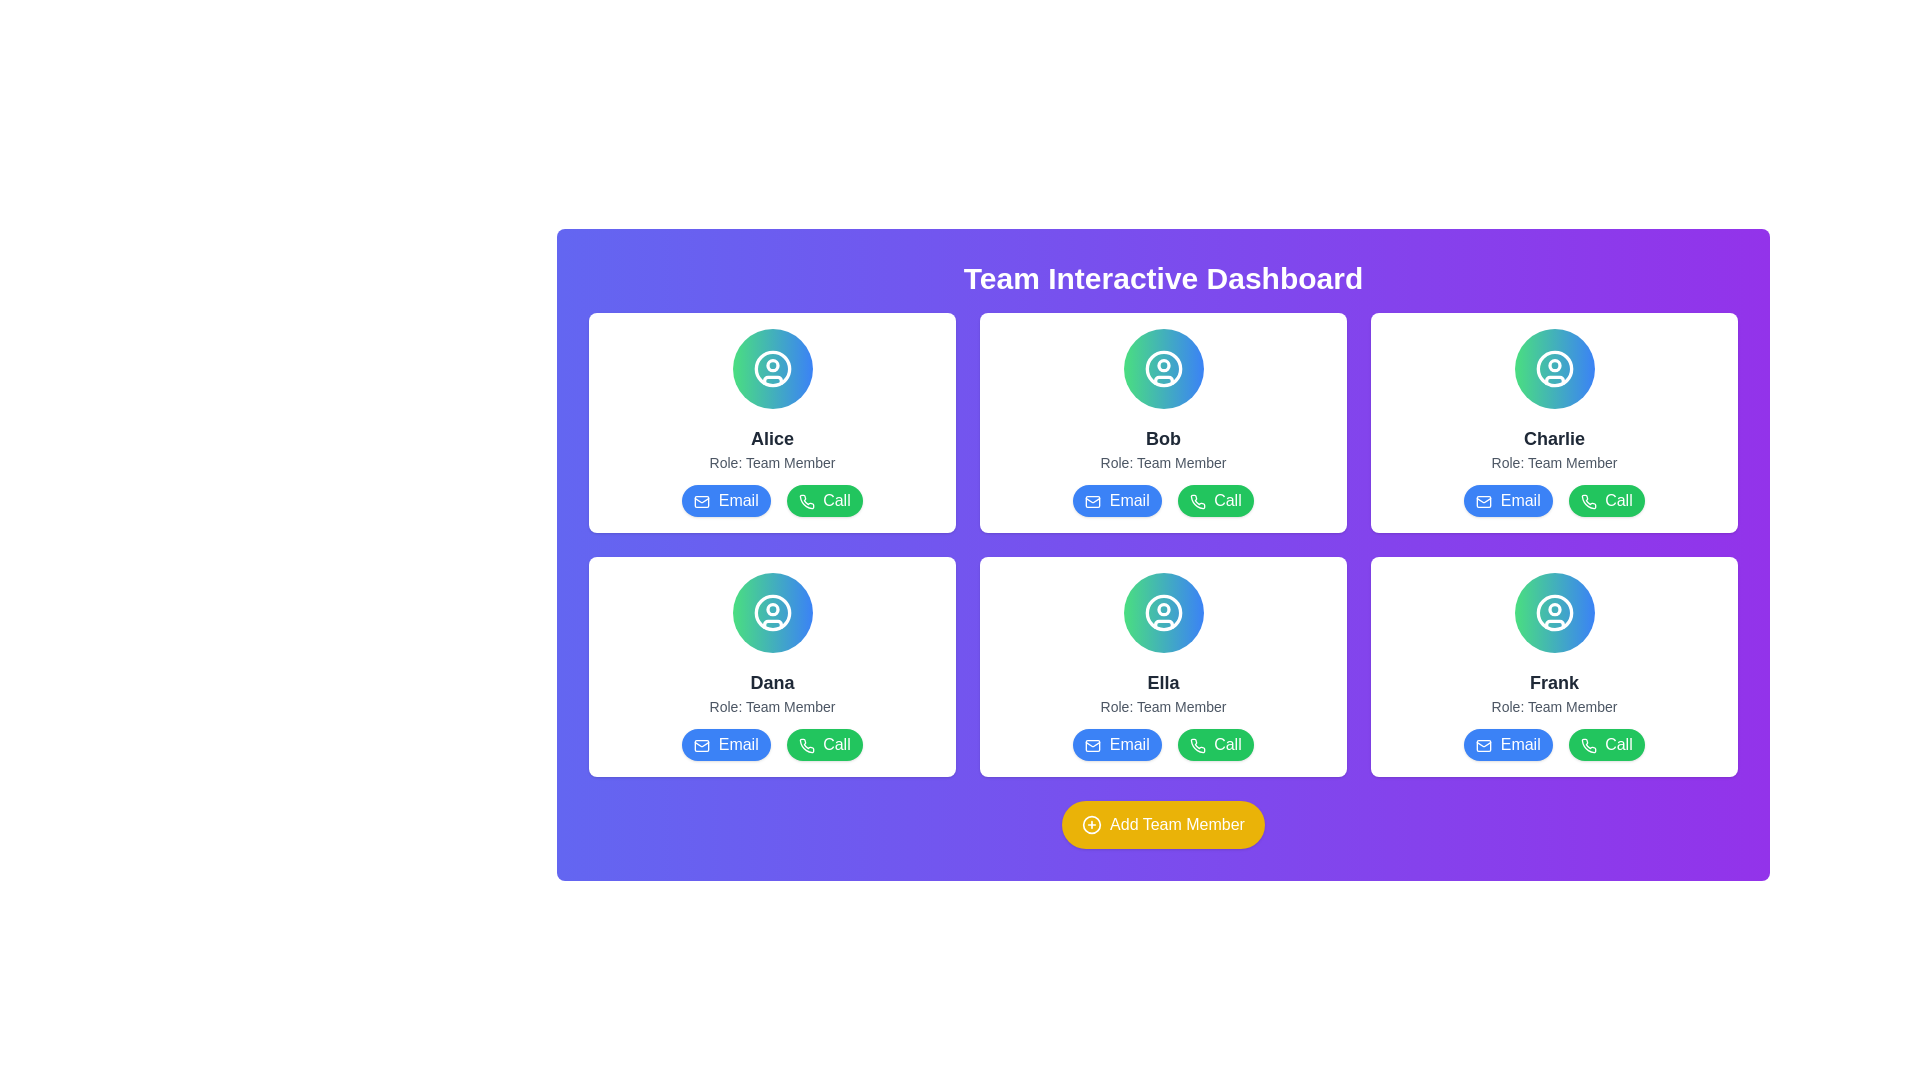  What do you see at coordinates (1587, 500) in the screenshot?
I see `the green circular 'Call' button for user Charlie, which contains a telephone symbol` at bounding box center [1587, 500].